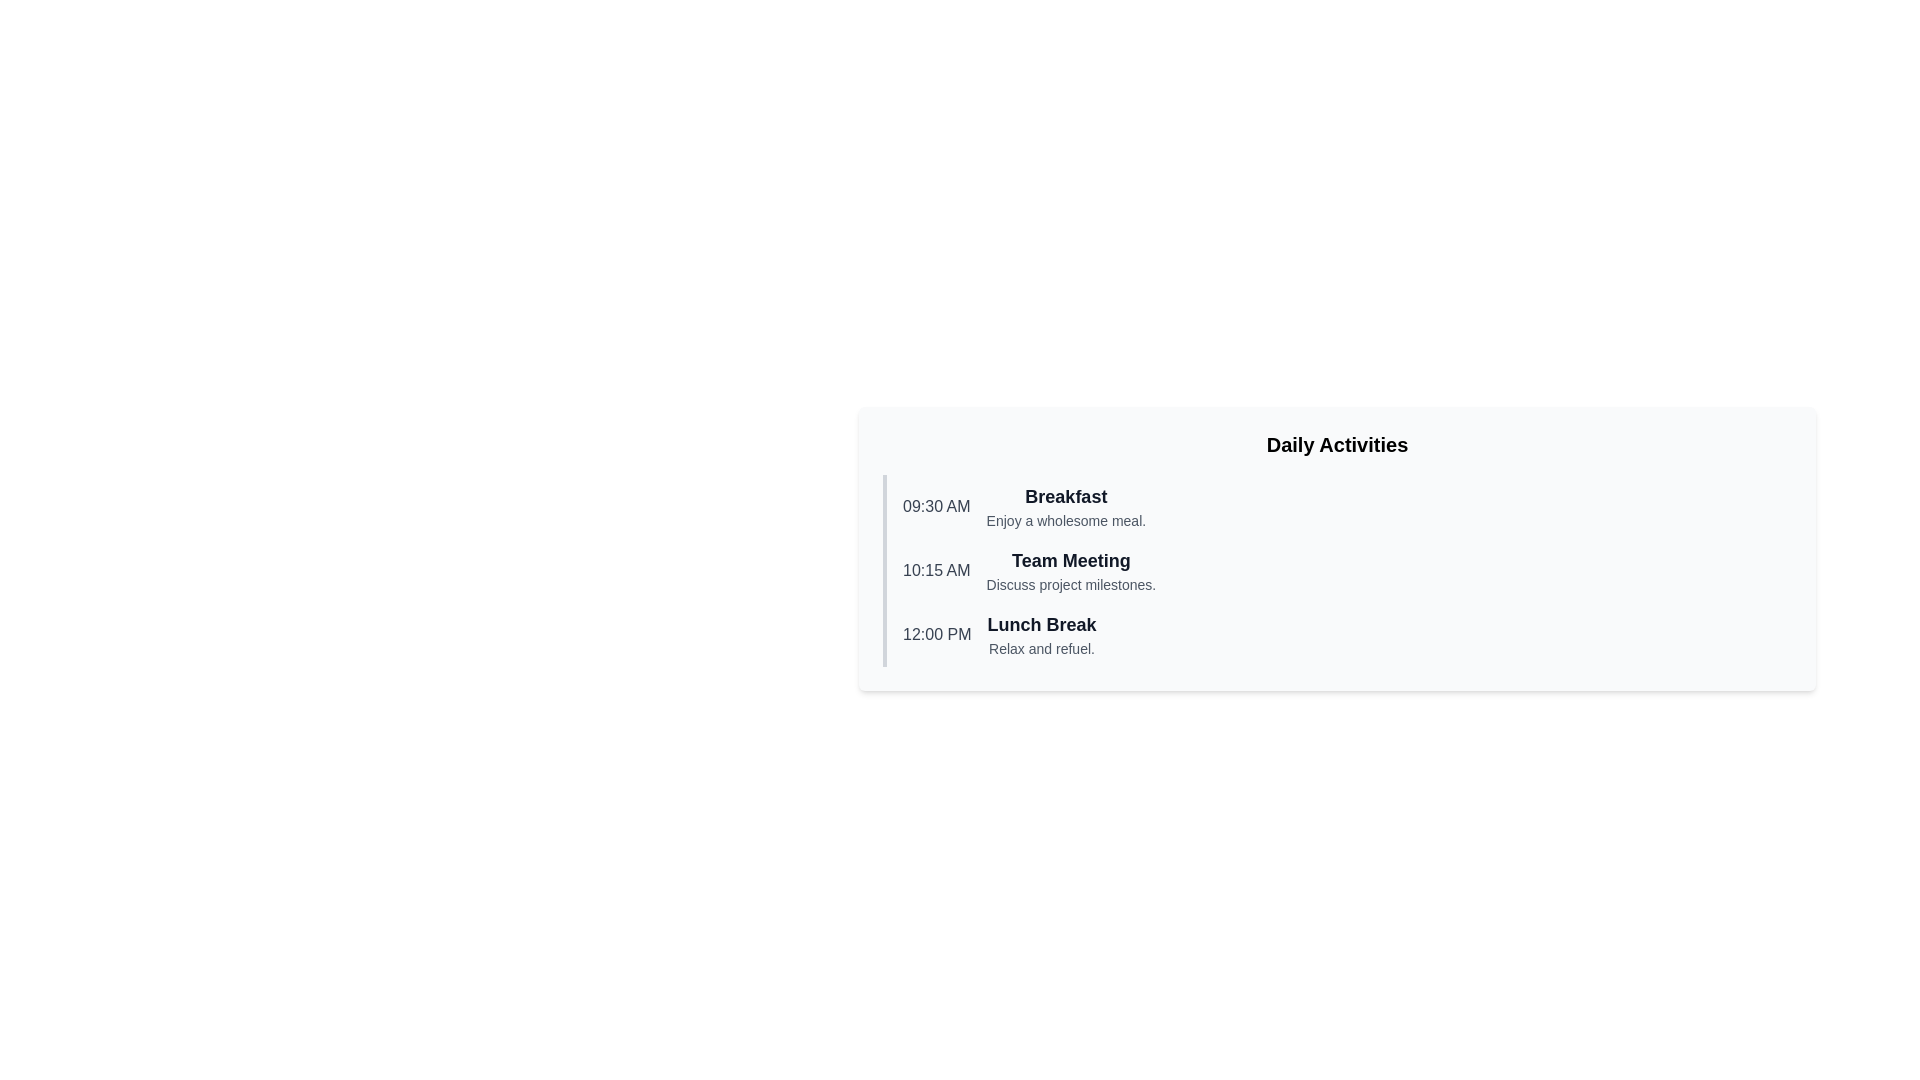 Image resolution: width=1920 pixels, height=1080 pixels. I want to click on the timestamp text label displaying '10:15 AM', which is styled in gray and positioned to the left of the 'Team Meeting' description, so click(935, 570).